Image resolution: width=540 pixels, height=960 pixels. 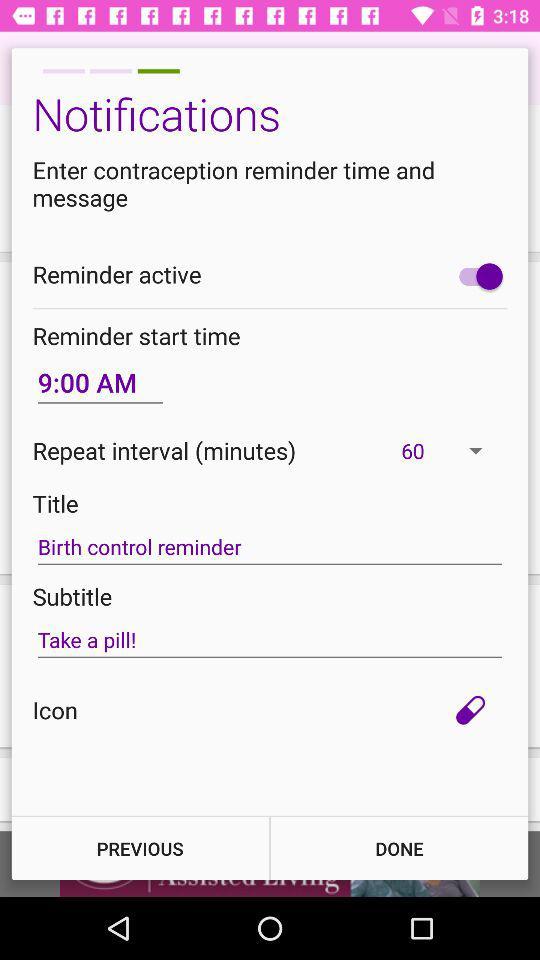 I want to click on reminder to active, so click(x=475, y=275).